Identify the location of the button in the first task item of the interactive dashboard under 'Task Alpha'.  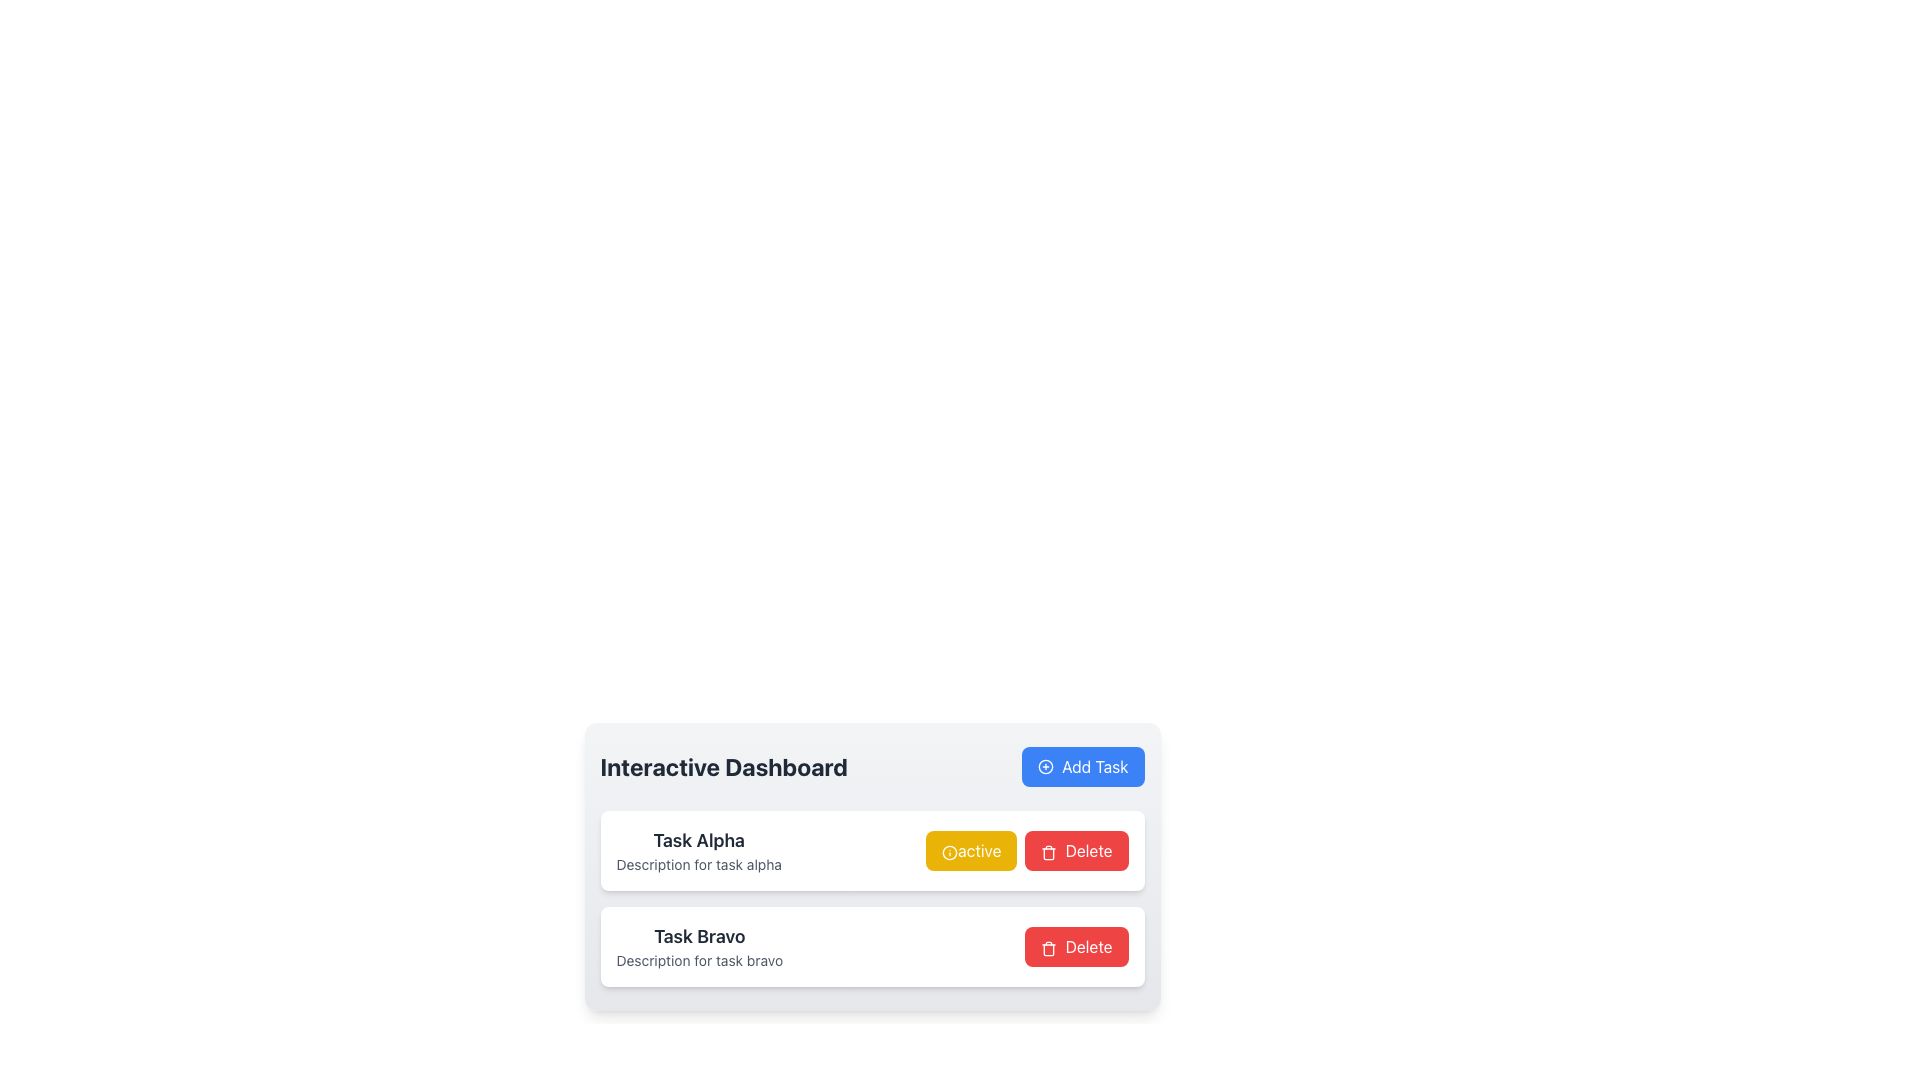
(971, 851).